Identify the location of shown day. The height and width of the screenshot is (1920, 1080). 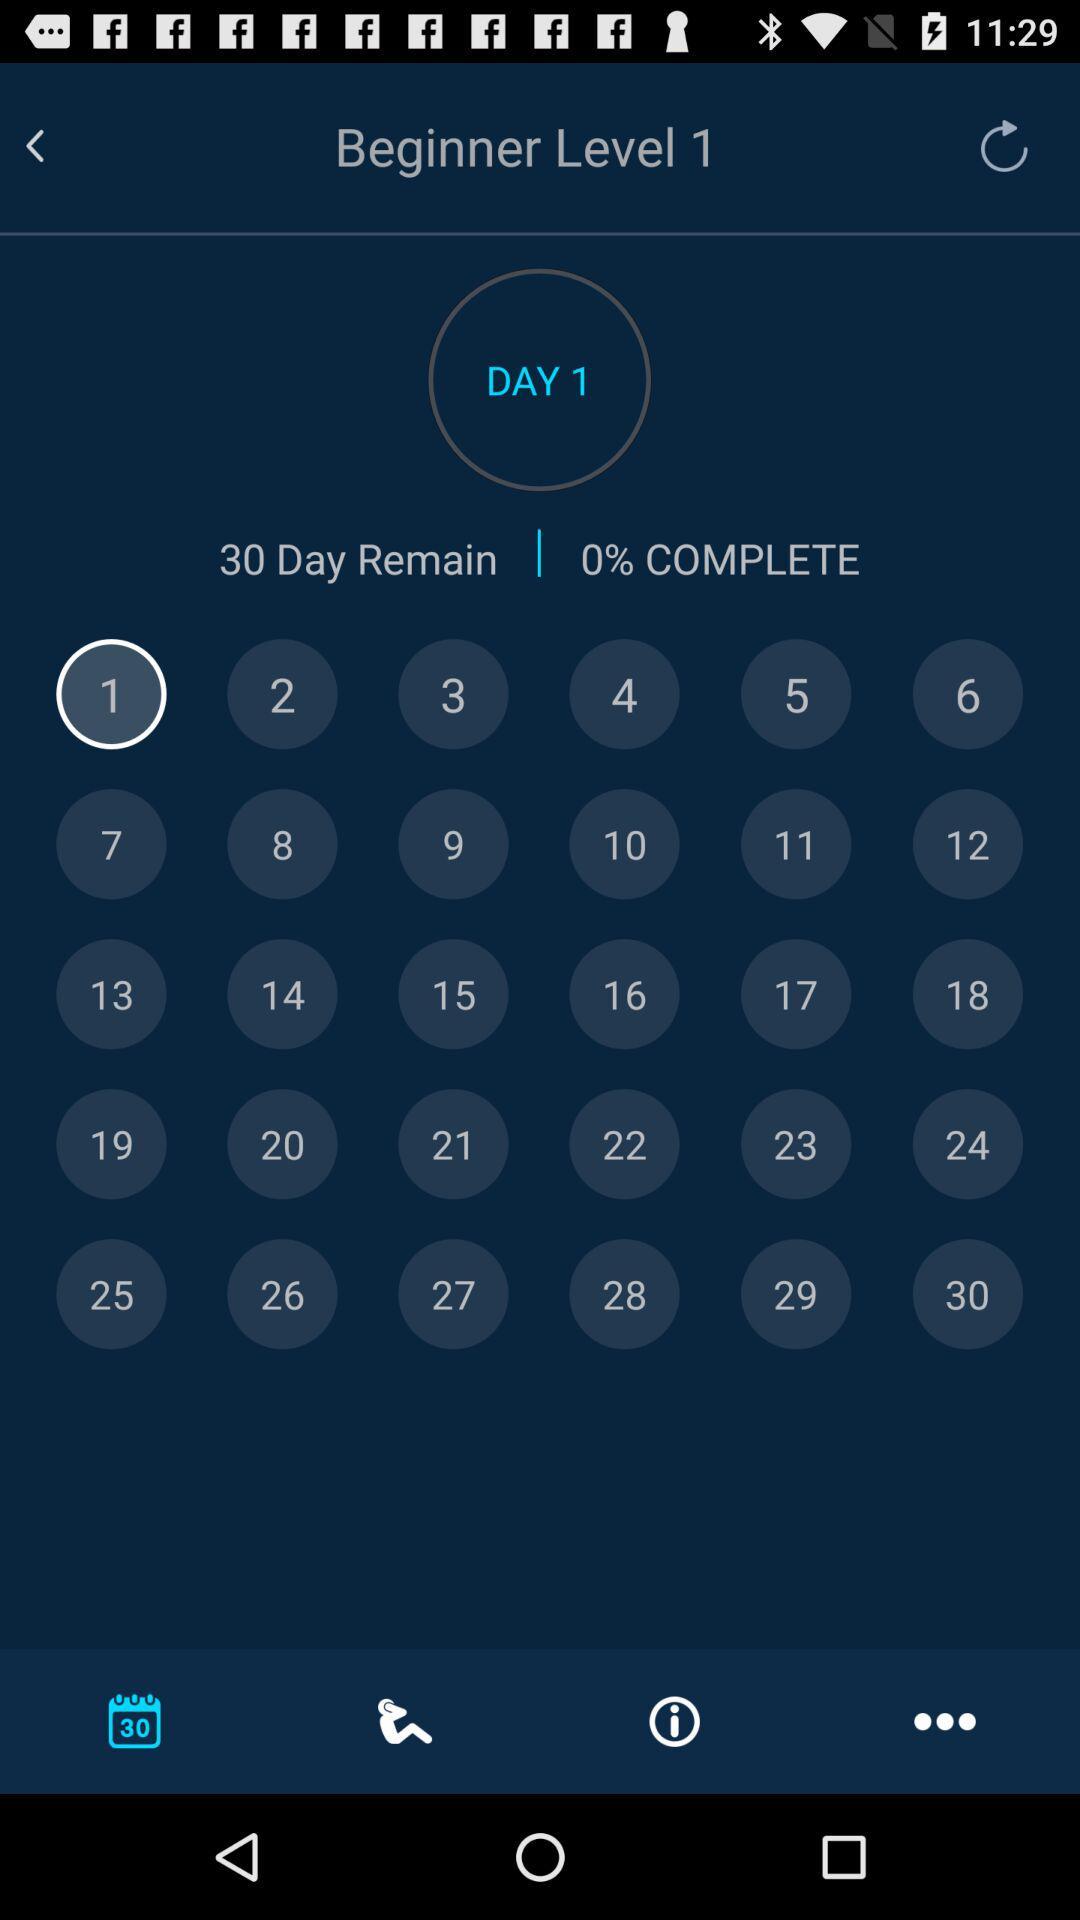
(623, 994).